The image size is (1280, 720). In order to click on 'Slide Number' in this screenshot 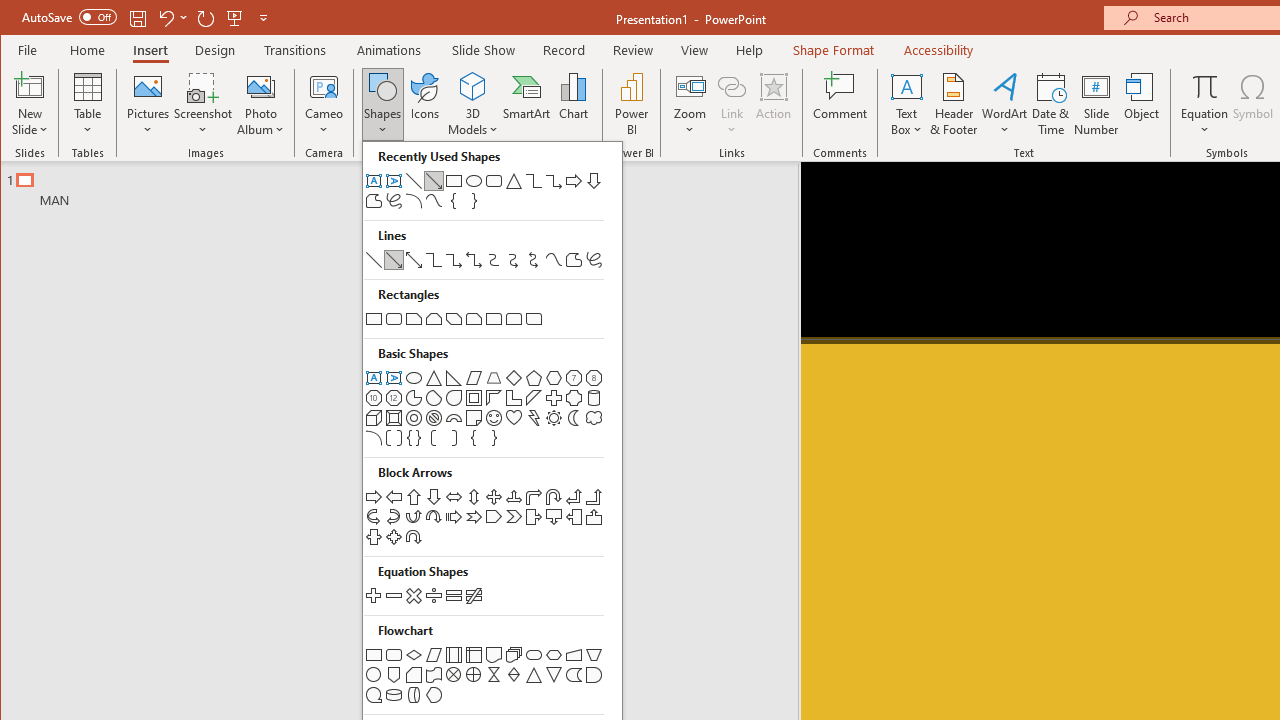, I will do `click(1095, 104)`.